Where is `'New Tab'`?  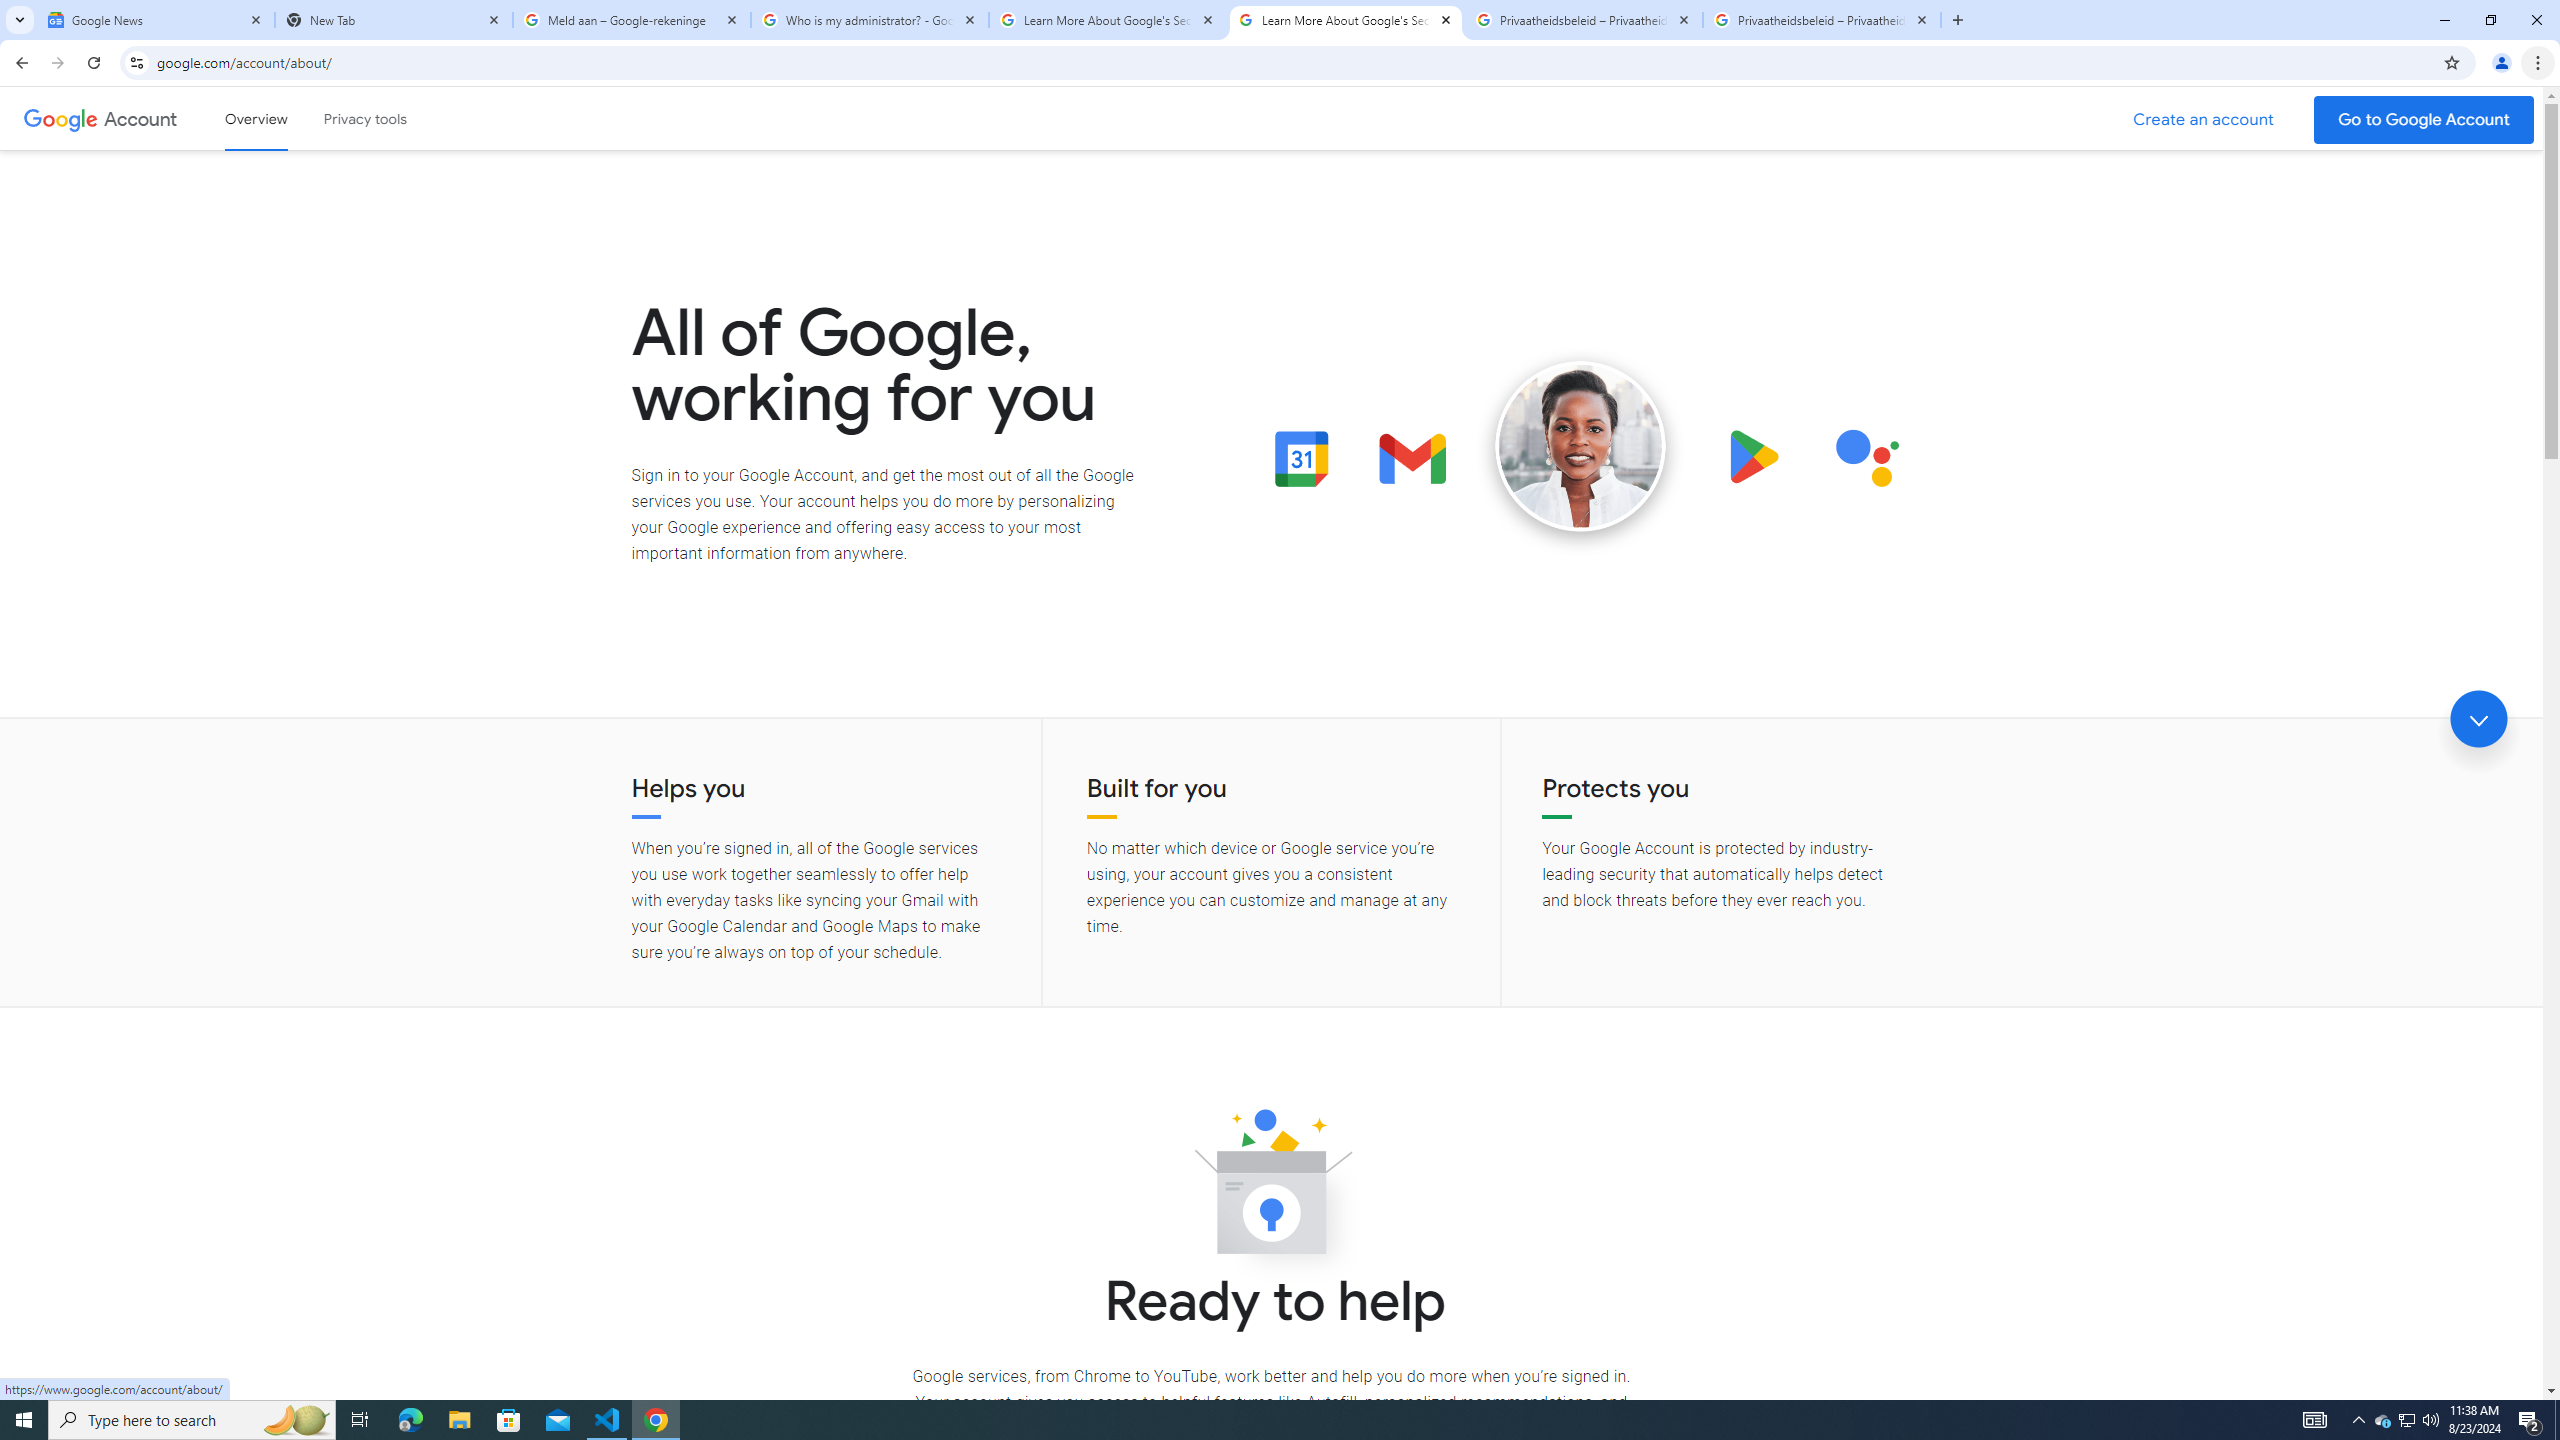
'New Tab' is located at coordinates (394, 19).